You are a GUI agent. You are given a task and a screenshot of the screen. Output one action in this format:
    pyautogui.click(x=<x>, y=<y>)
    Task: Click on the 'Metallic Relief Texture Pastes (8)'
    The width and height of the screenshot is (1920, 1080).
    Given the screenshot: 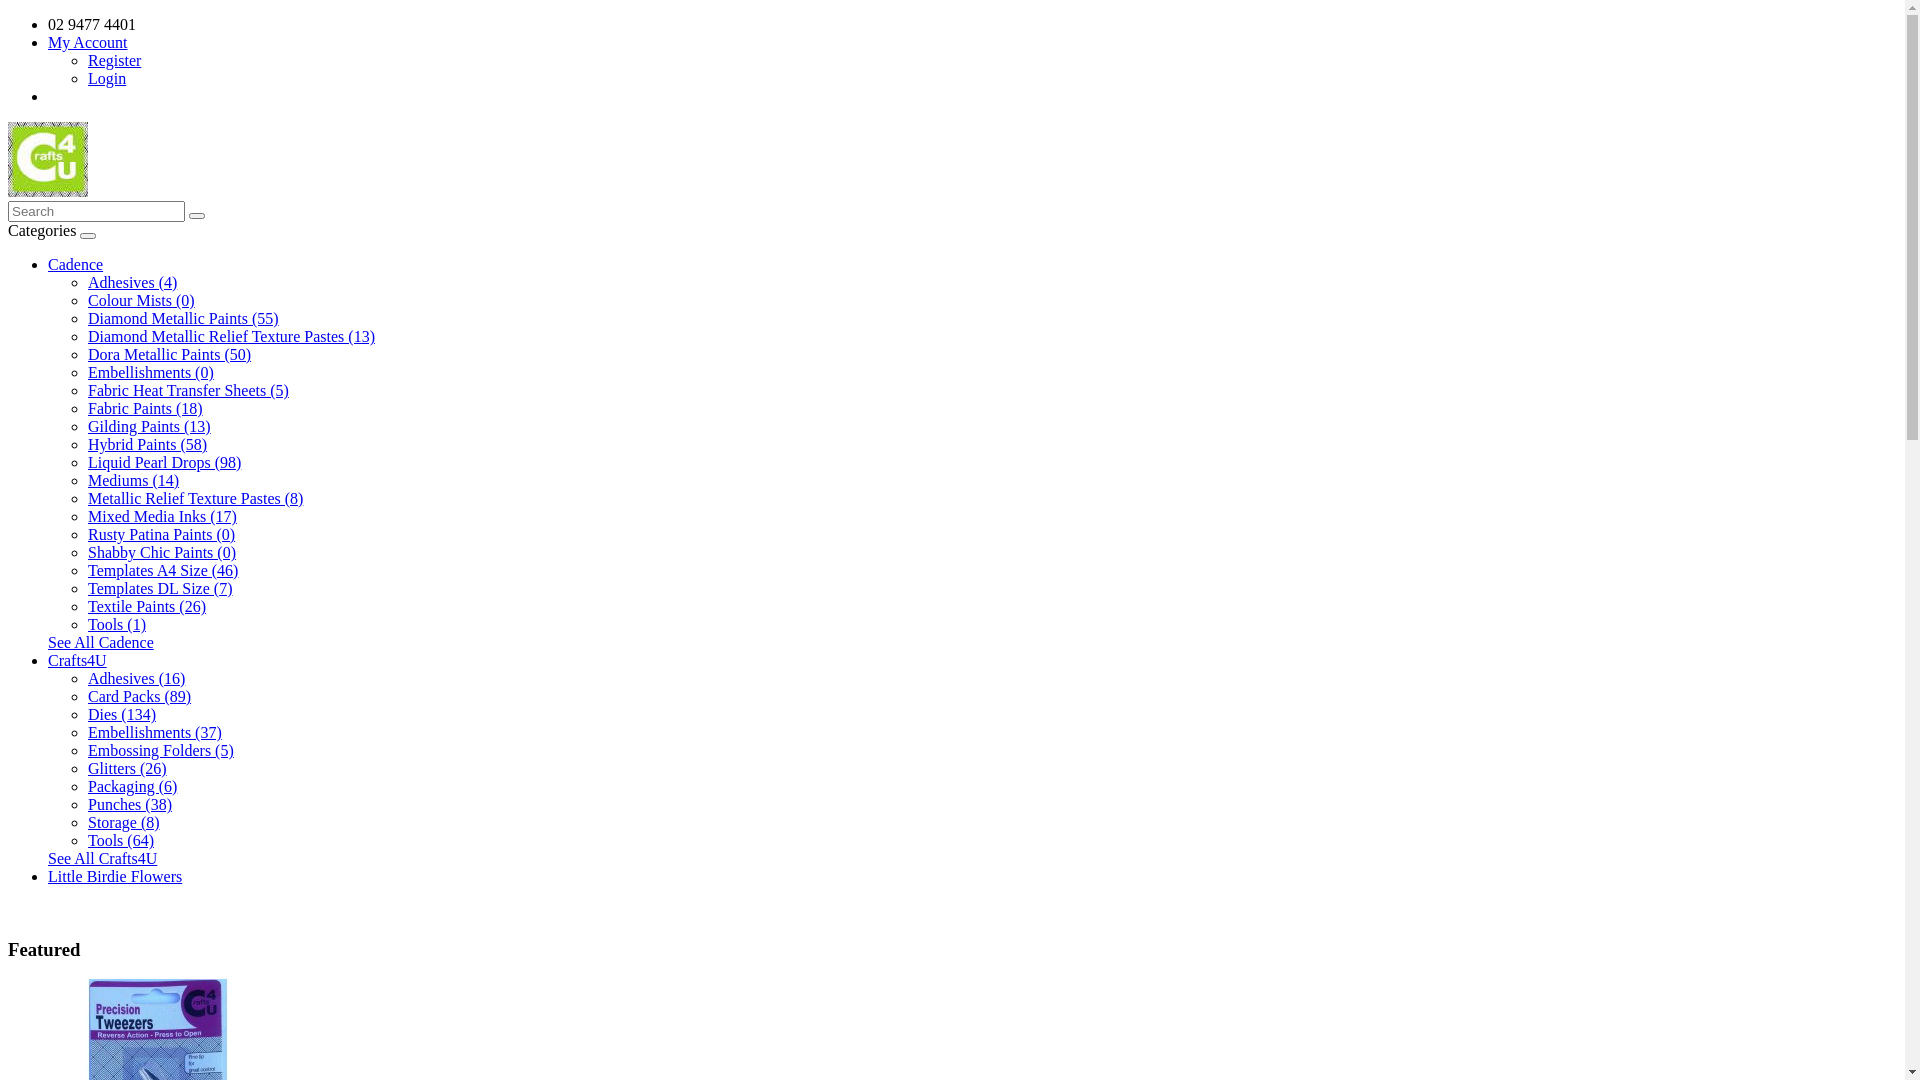 What is the action you would take?
    pyautogui.click(x=195, y=497)
    